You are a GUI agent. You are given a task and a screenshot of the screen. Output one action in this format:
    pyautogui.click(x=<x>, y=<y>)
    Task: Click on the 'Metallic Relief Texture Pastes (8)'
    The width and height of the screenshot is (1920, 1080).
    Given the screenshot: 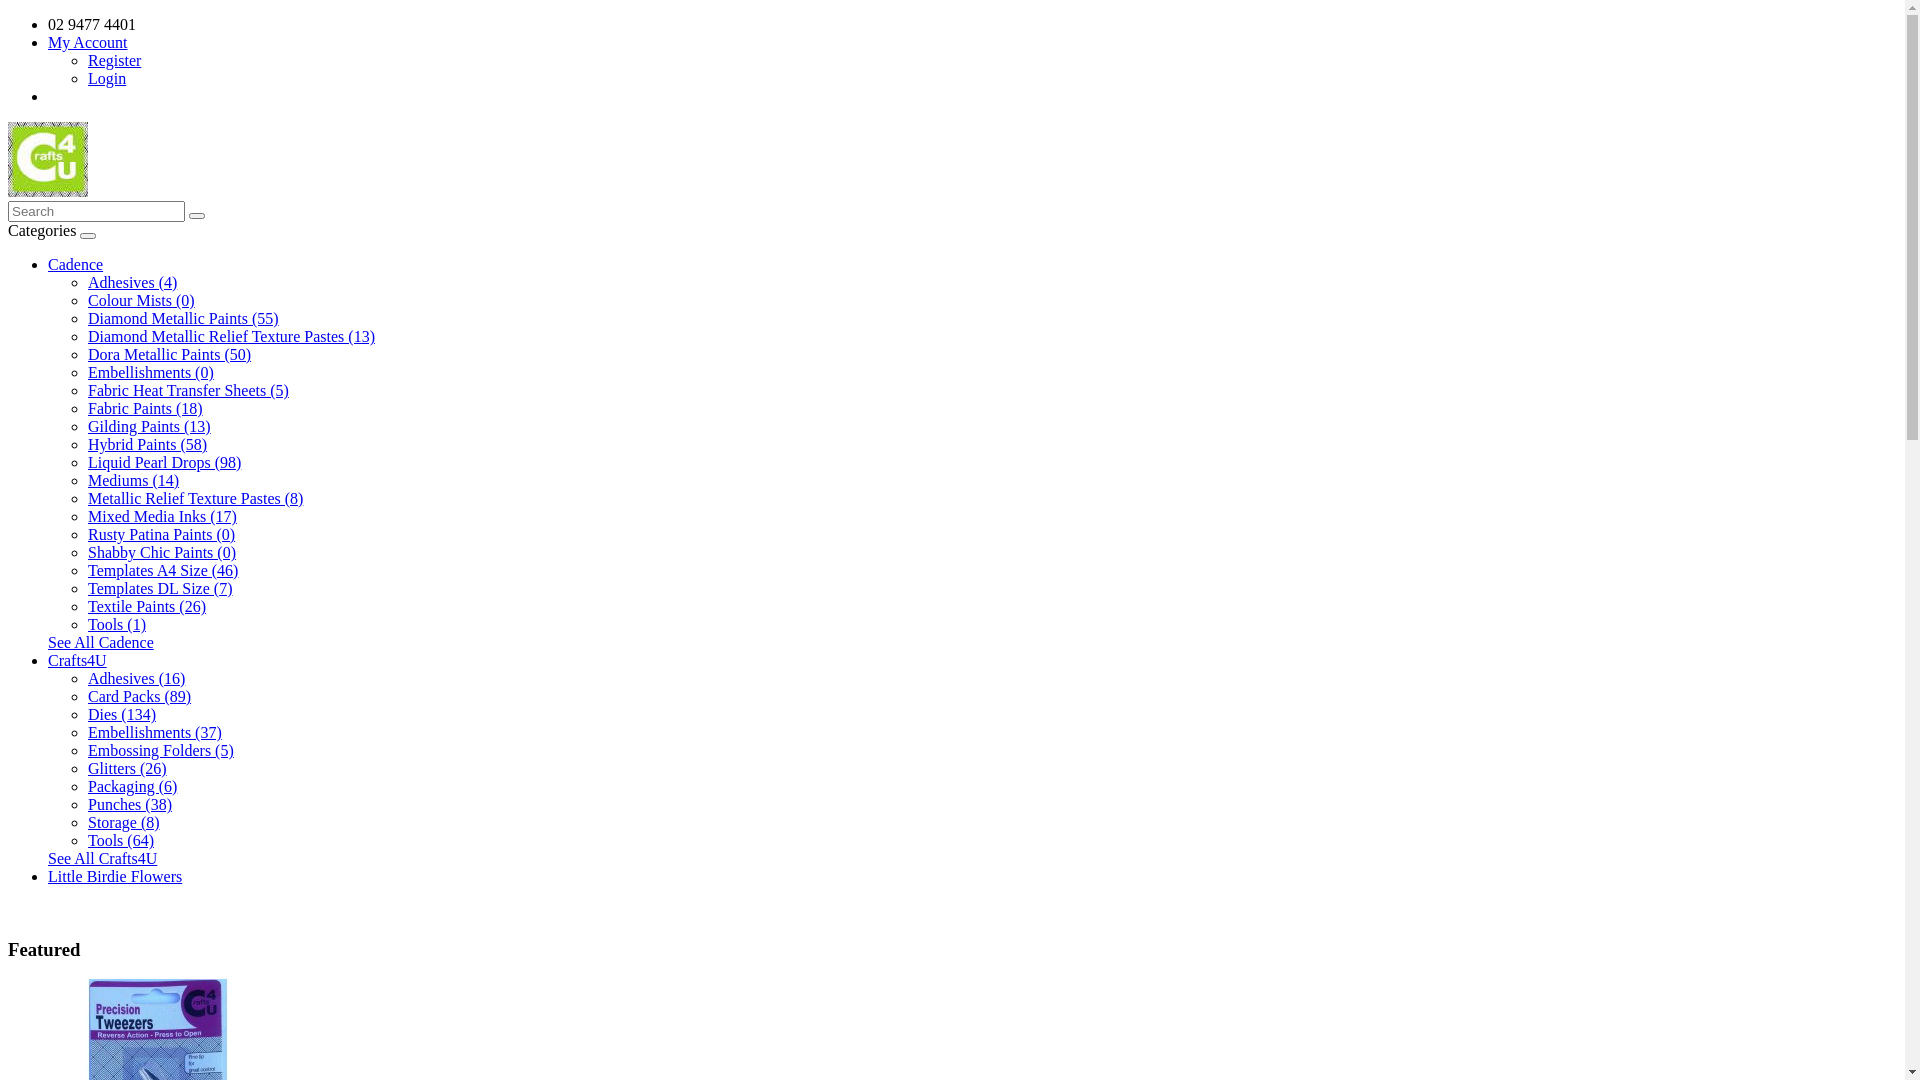 What is the action you would take?
    pyautogui.click(x=195, y=497)
    